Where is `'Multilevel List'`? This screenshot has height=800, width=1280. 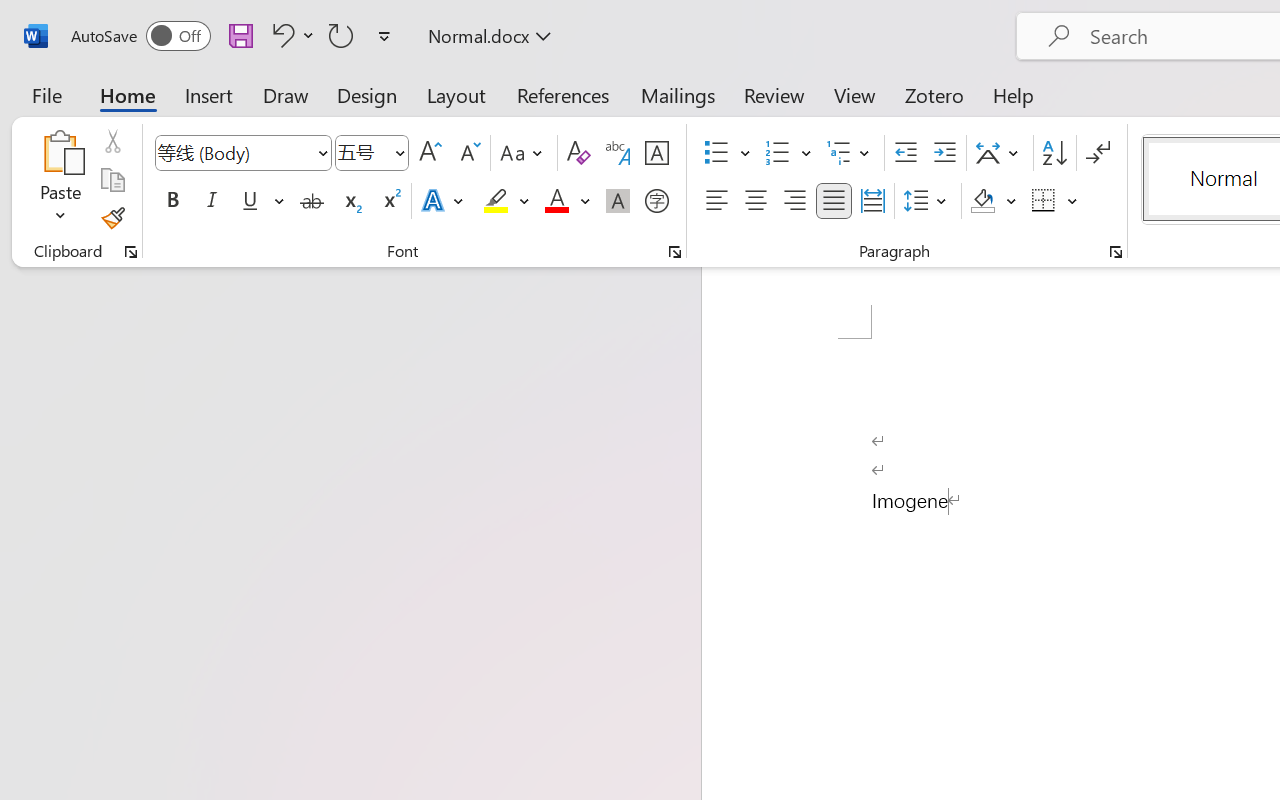
'Multilevel List' is located at coordinates (850, 153).